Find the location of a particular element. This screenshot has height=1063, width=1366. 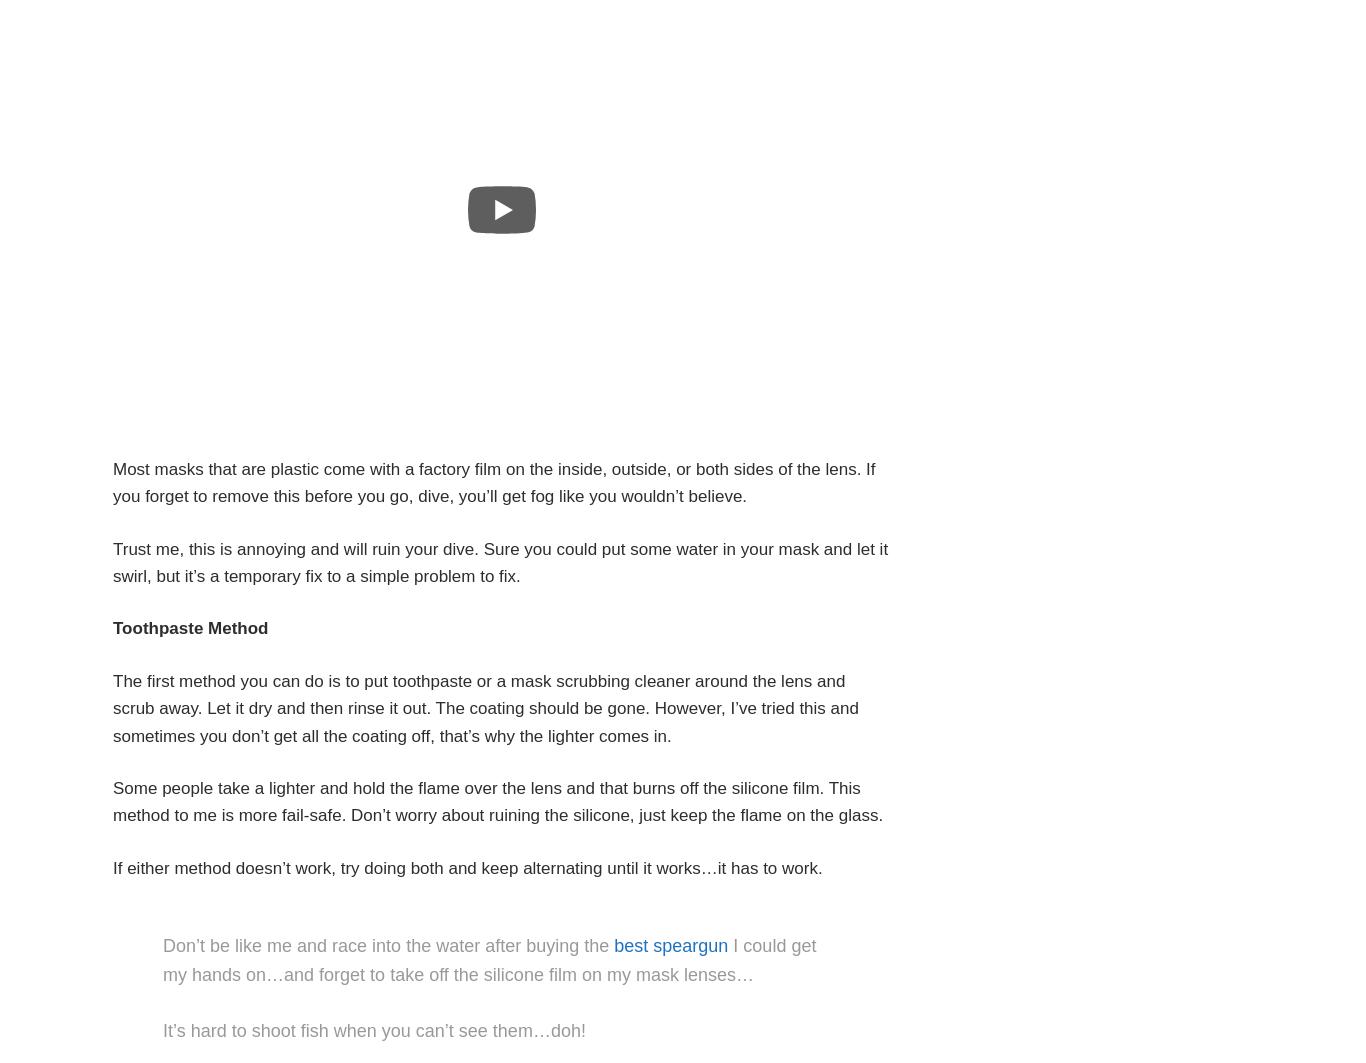

'If either method doesn’t work, try doing both and keep alternating until it works…it has to work.' is located at coordinates (112, 867).